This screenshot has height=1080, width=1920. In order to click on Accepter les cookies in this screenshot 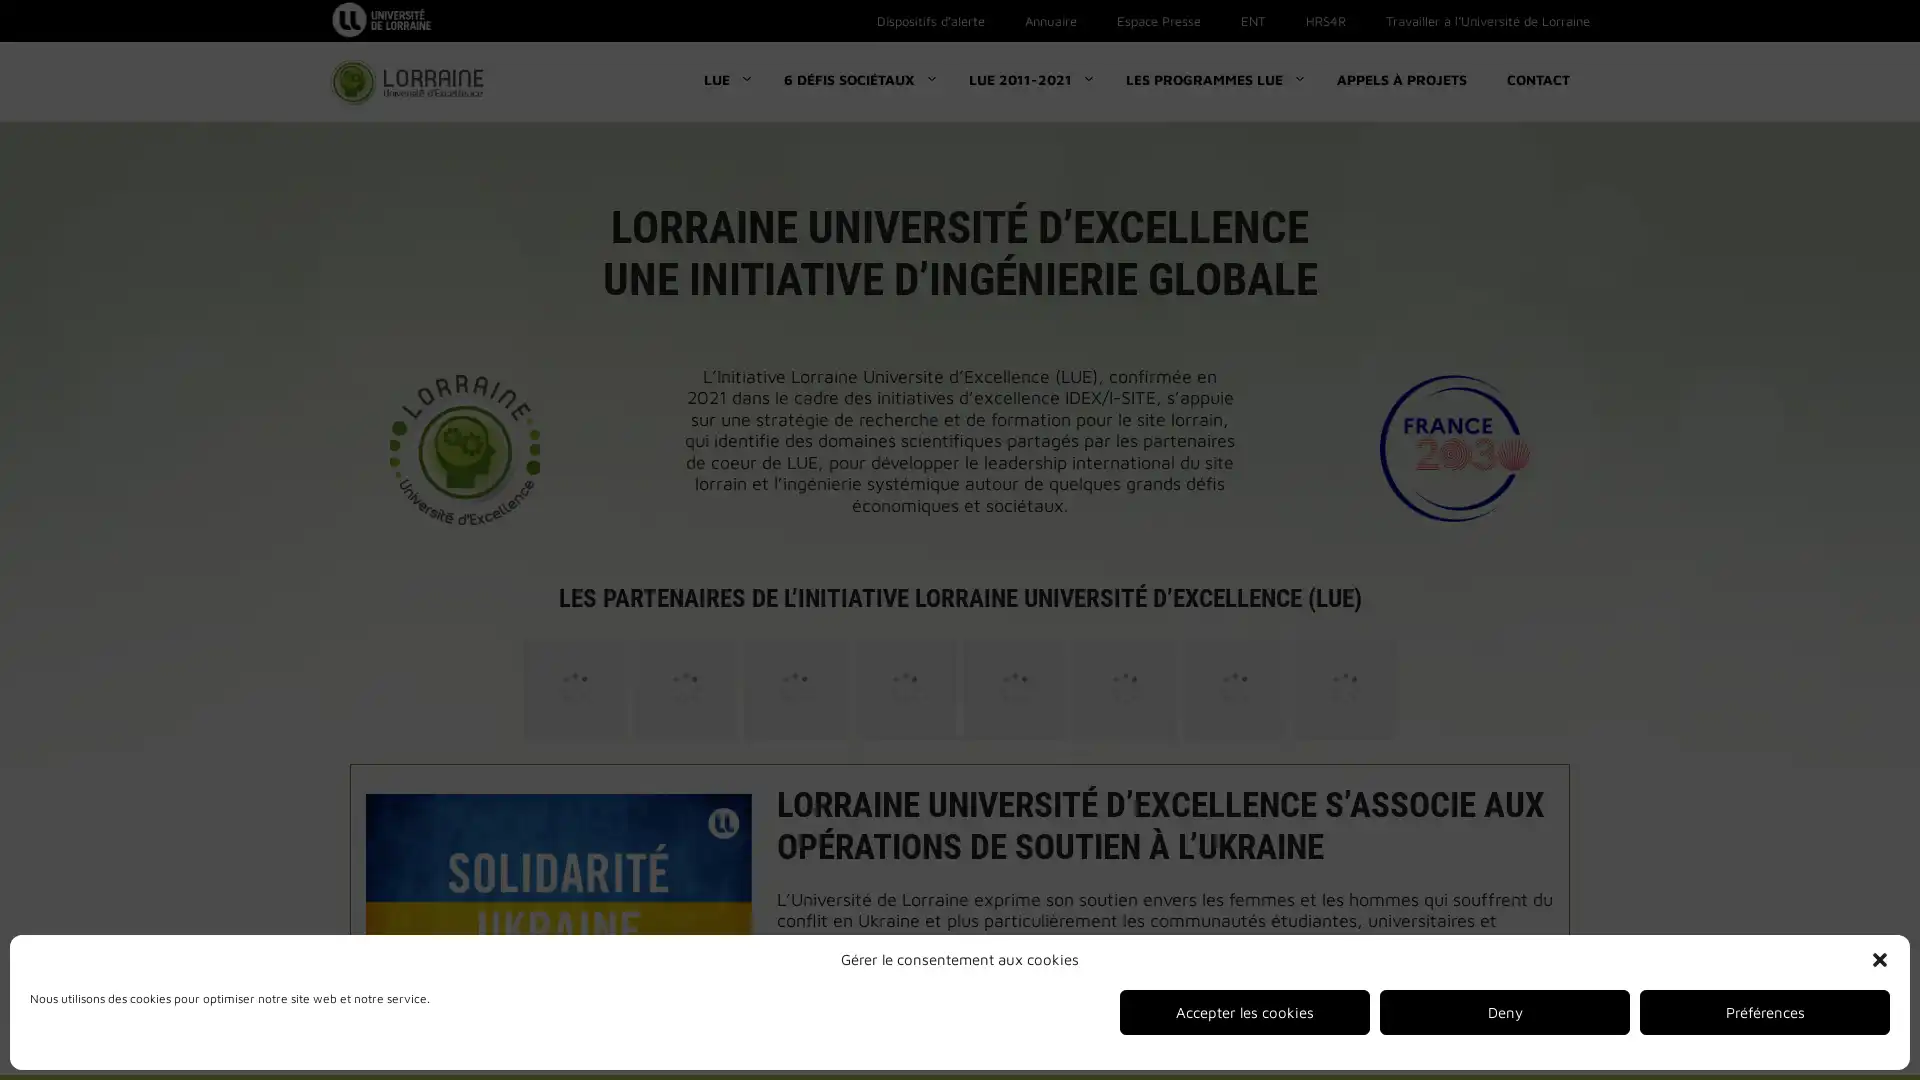, I will do `click(1243, 1012)`.